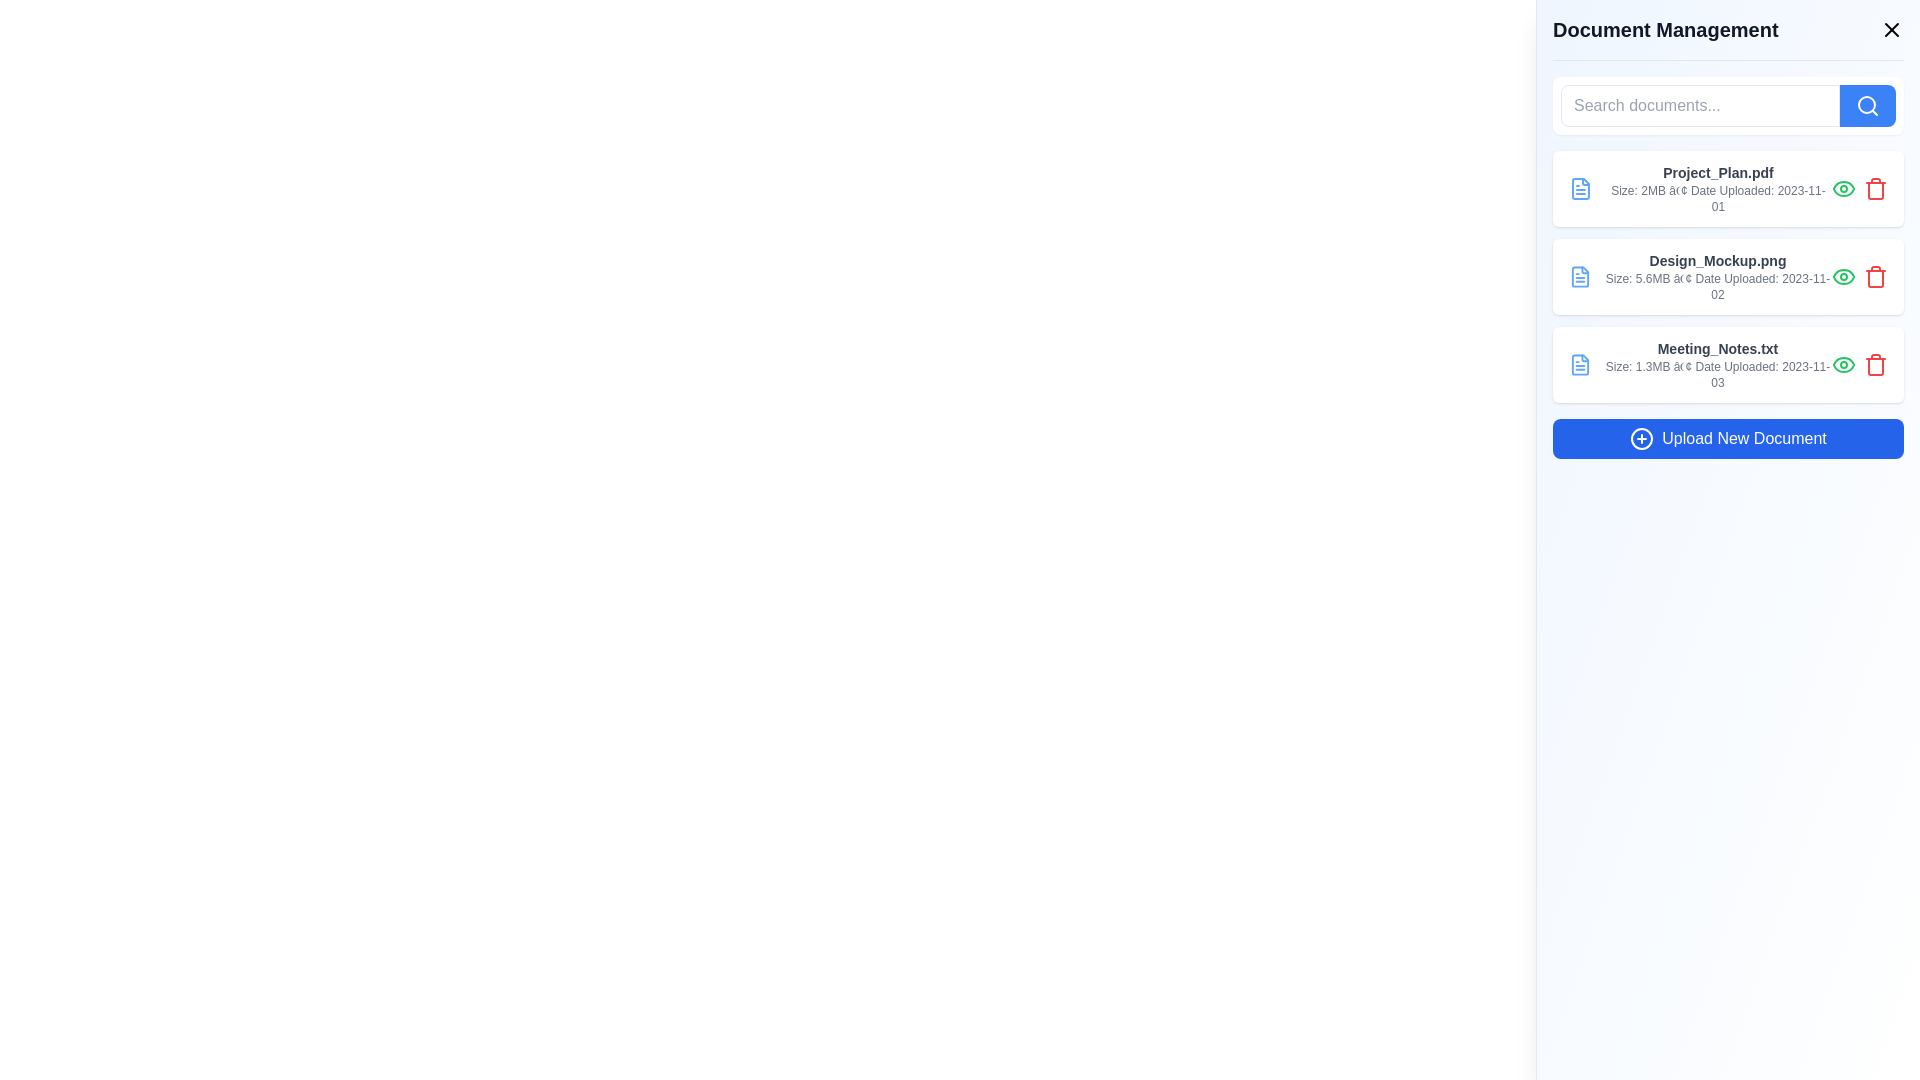 The height and width of the screenshot is (1080, 1920). Describe the element at coordinates (1859, 277) in the screenshot. I see `the interactive control group containing the green eye and red trash can icons located at the far-right end of the row labeled 'Design_Mockup.png Size: 5.6MB • Date Uploaded: 2023-11-02'` at that location.